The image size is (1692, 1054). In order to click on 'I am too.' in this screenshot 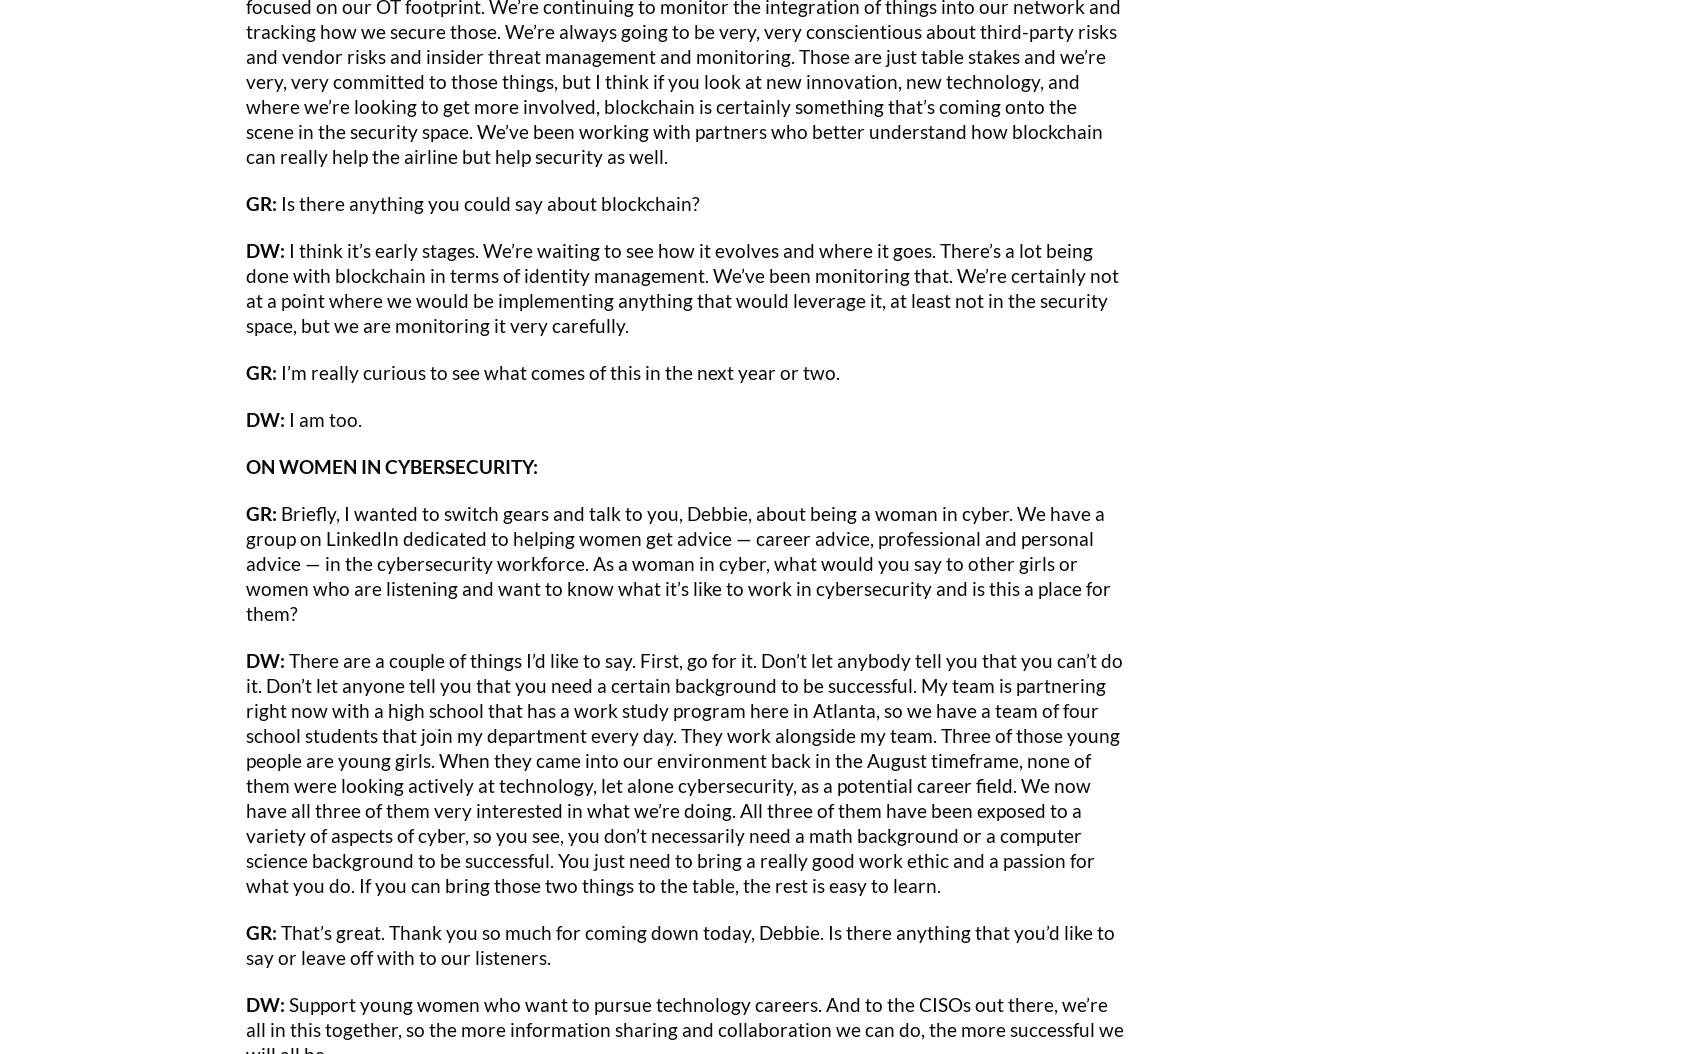, I will do `click(322, 417)`.